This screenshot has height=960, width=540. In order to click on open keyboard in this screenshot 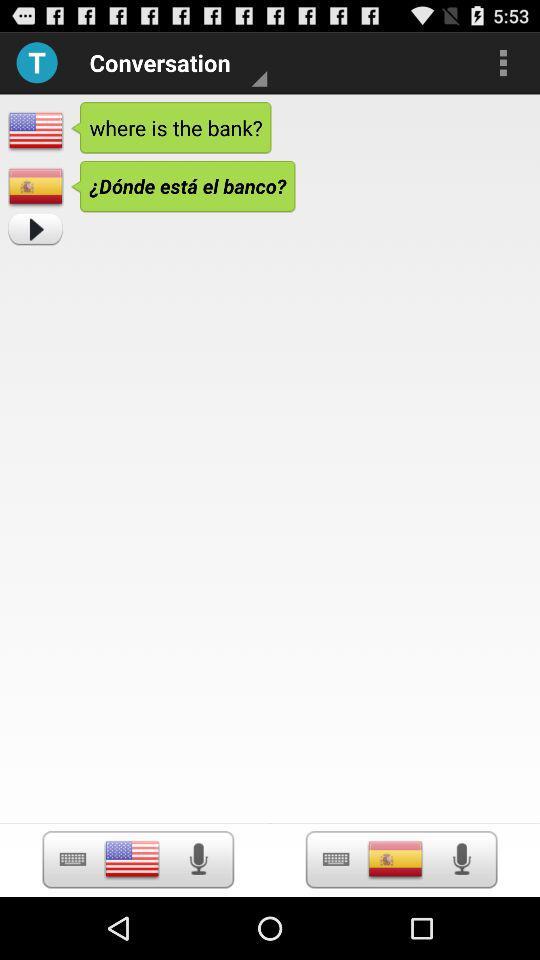, I will do `click(336, 858)`.